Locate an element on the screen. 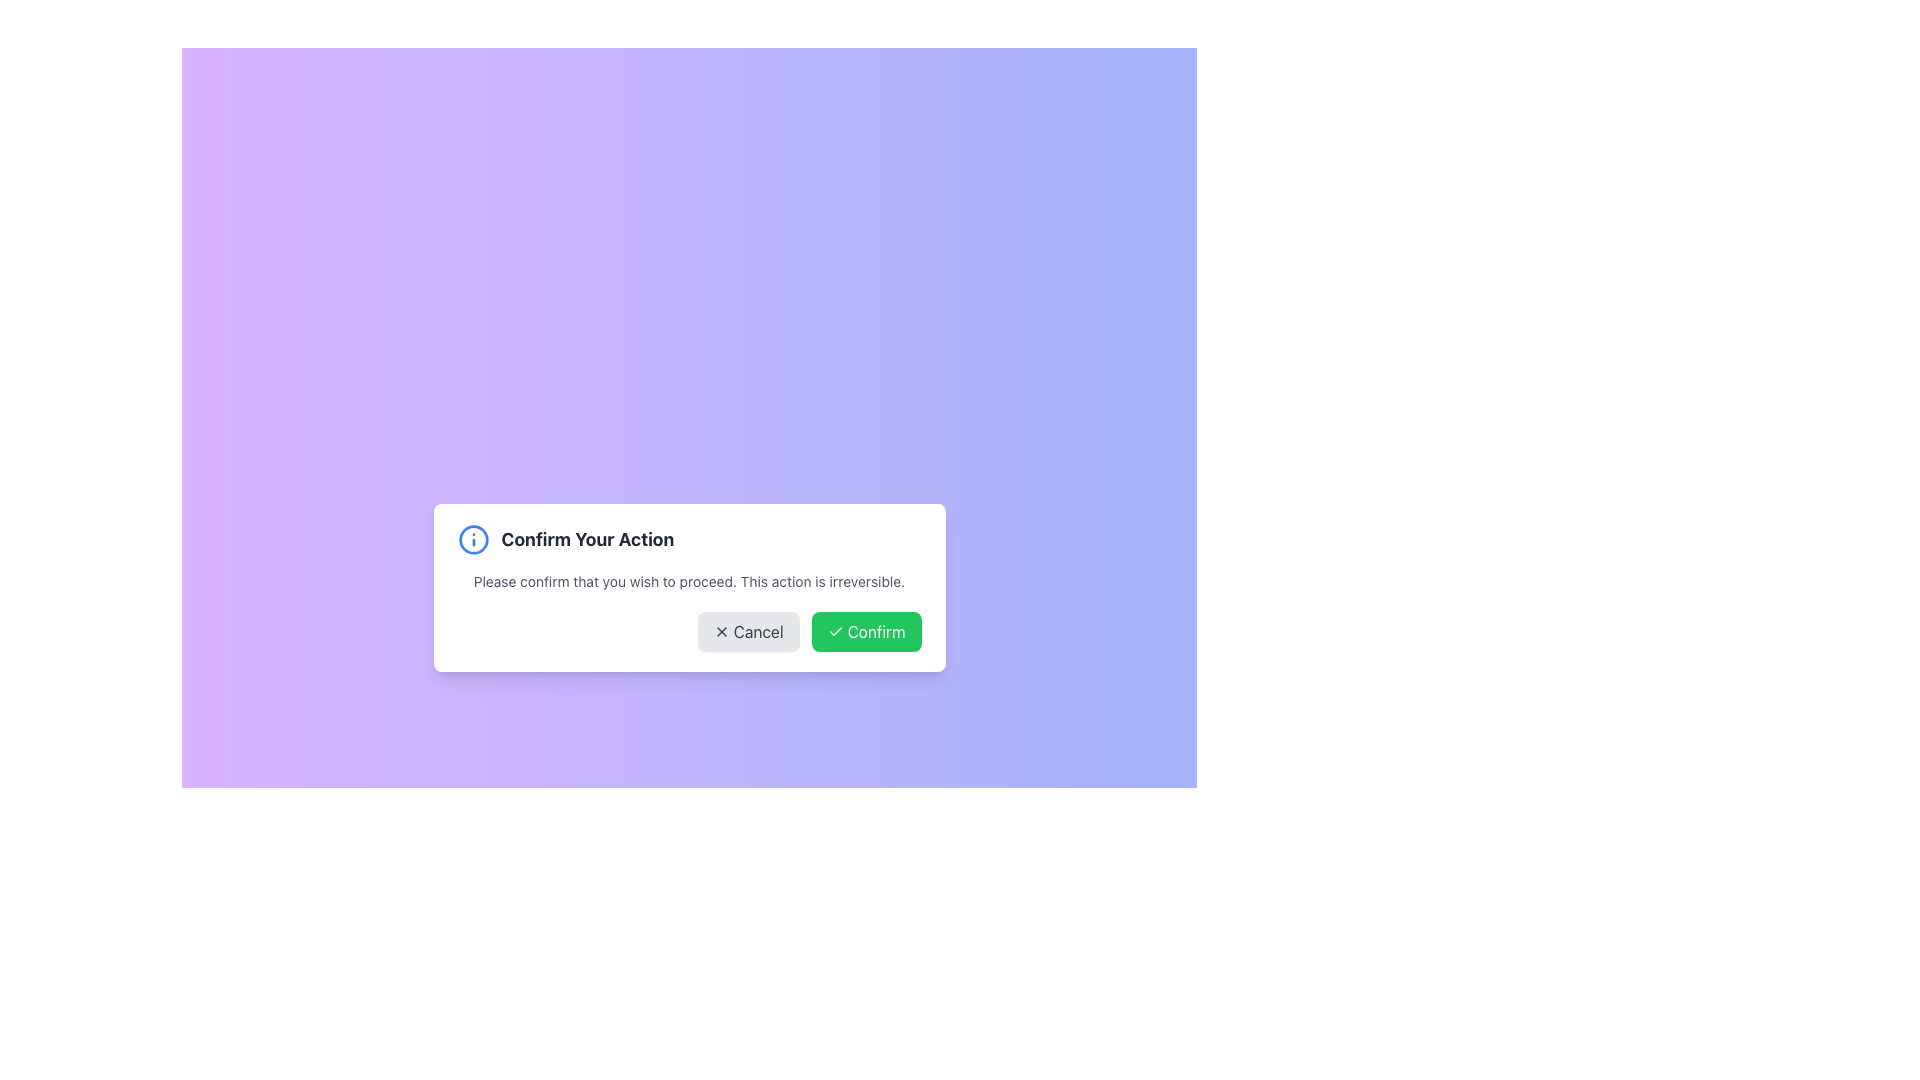  the 'Confirm' button that contains the checkmark icon is located at coordinates (835, 632).